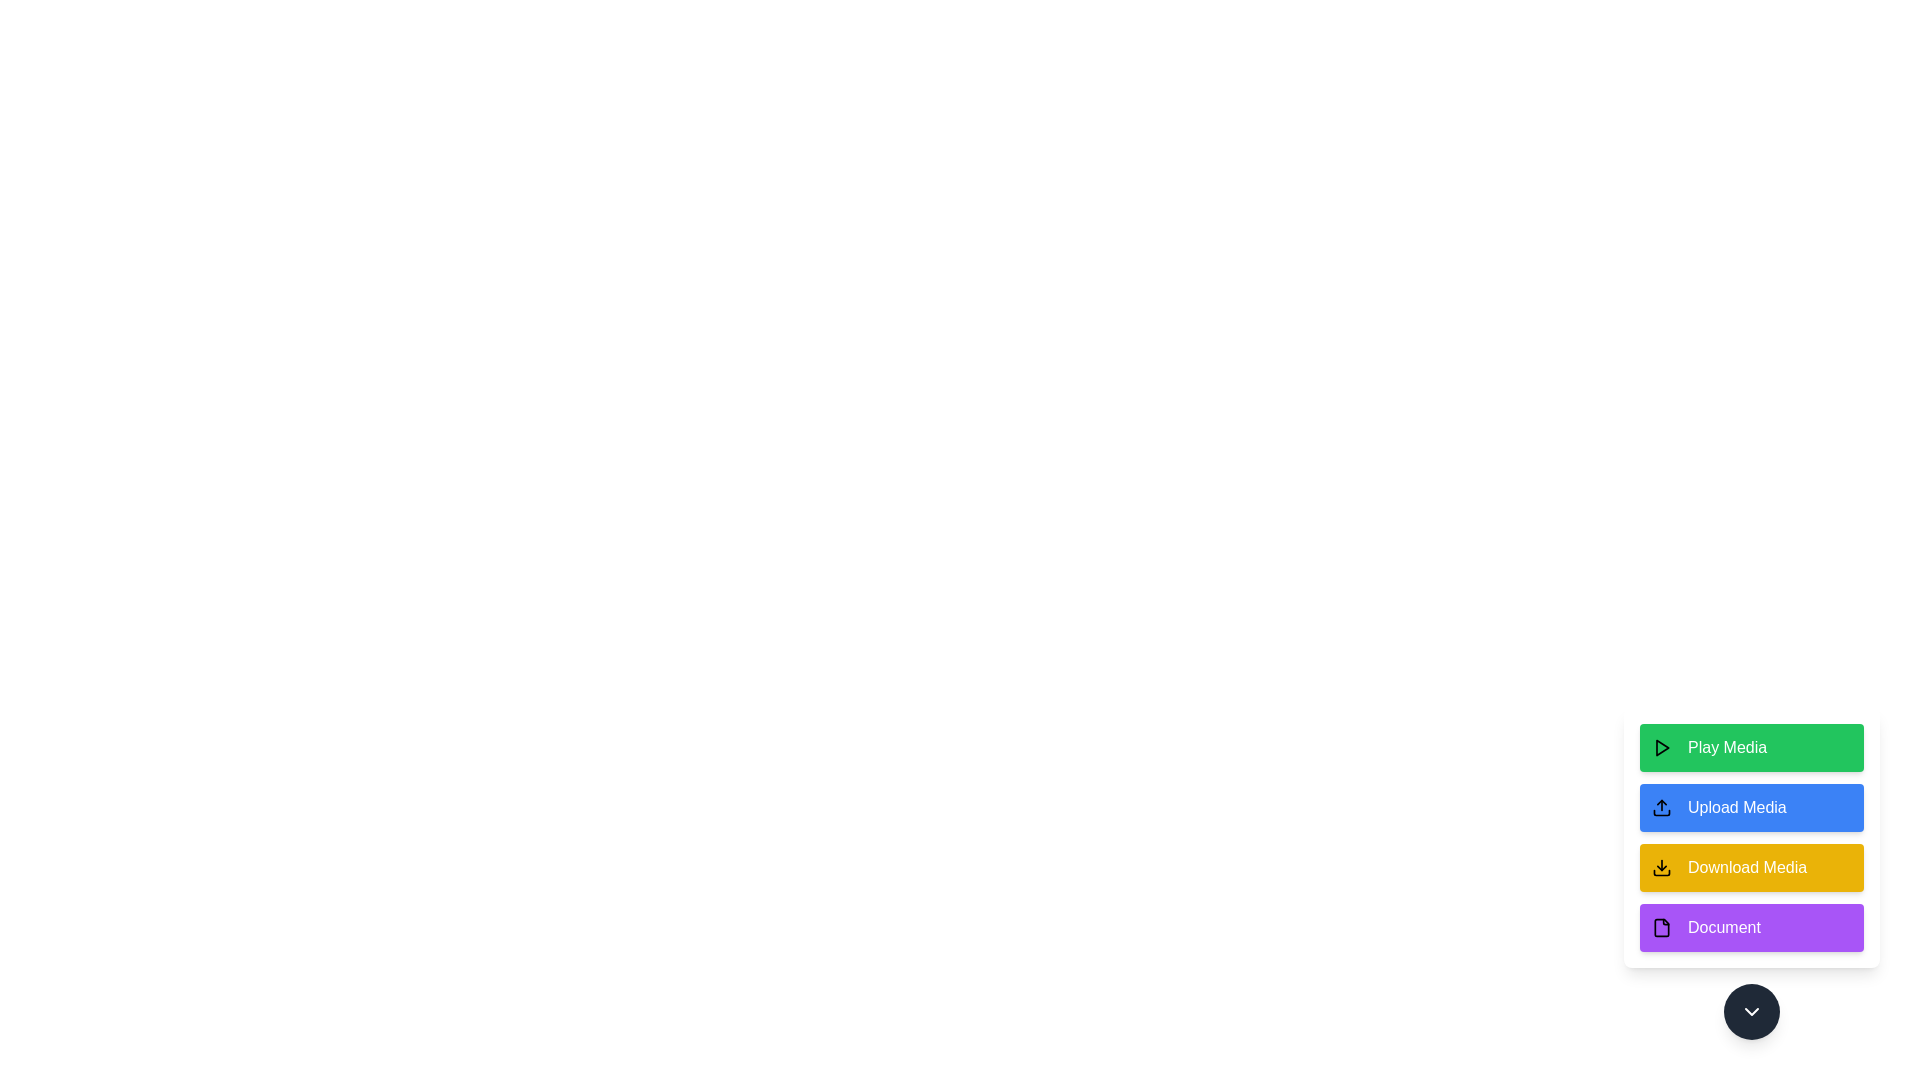 The width and height of the screenshot is (1920, 1080). What do you see at coordinates (1751, 1011) in the screenshot?
I see `the toggle button to change the visibility of the MediaOptionsPanel` at bounding box center [1751, 1011].